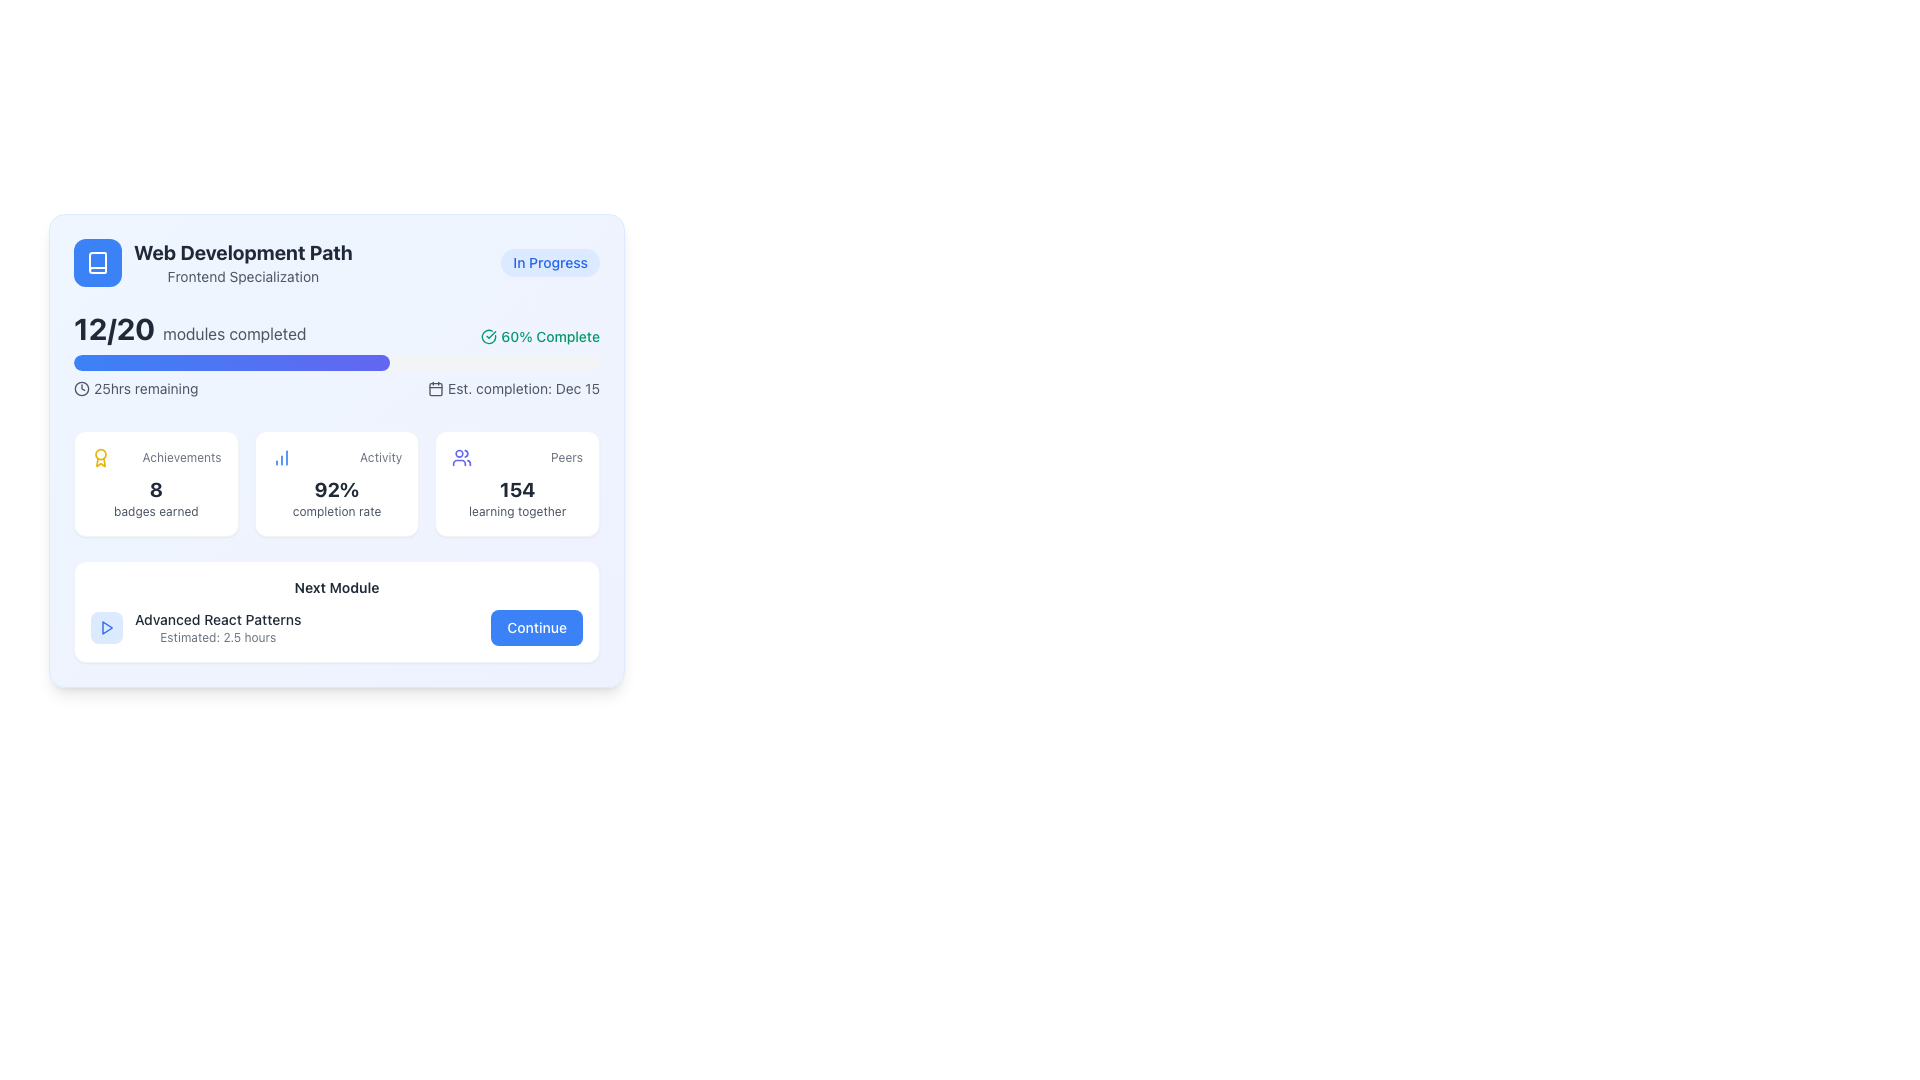 The width and height of the screenshot is (1920, 1080). What do you see at coordinates (336, 511) in the screenshot?
I see `the descriptive label indicating a completion rate of '92%' located at the bottom of the card component` at bounding box center [336, 511].